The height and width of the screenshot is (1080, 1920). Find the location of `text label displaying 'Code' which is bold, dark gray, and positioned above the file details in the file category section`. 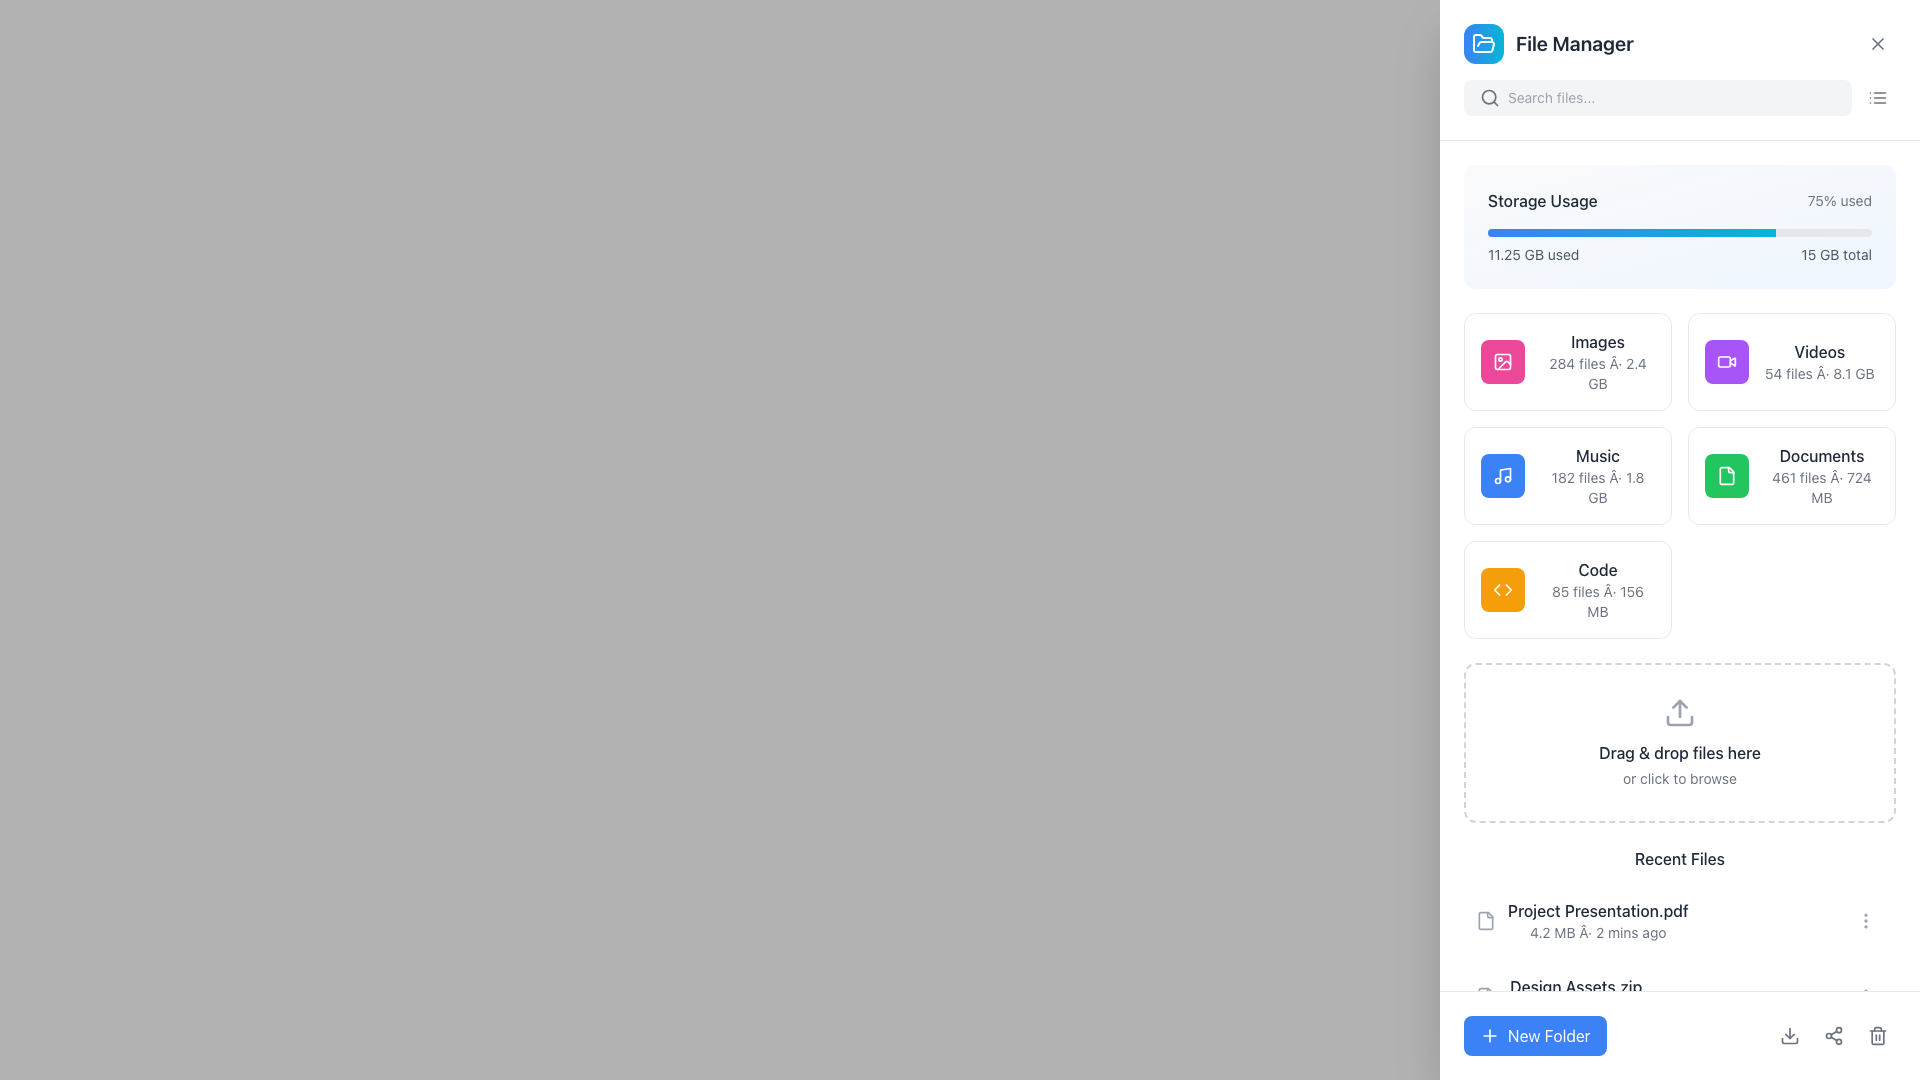

text label displaying 'Code' which is bold, dark gray, and positioned above the file details in the file category section is located at coordinates (1597, 570).